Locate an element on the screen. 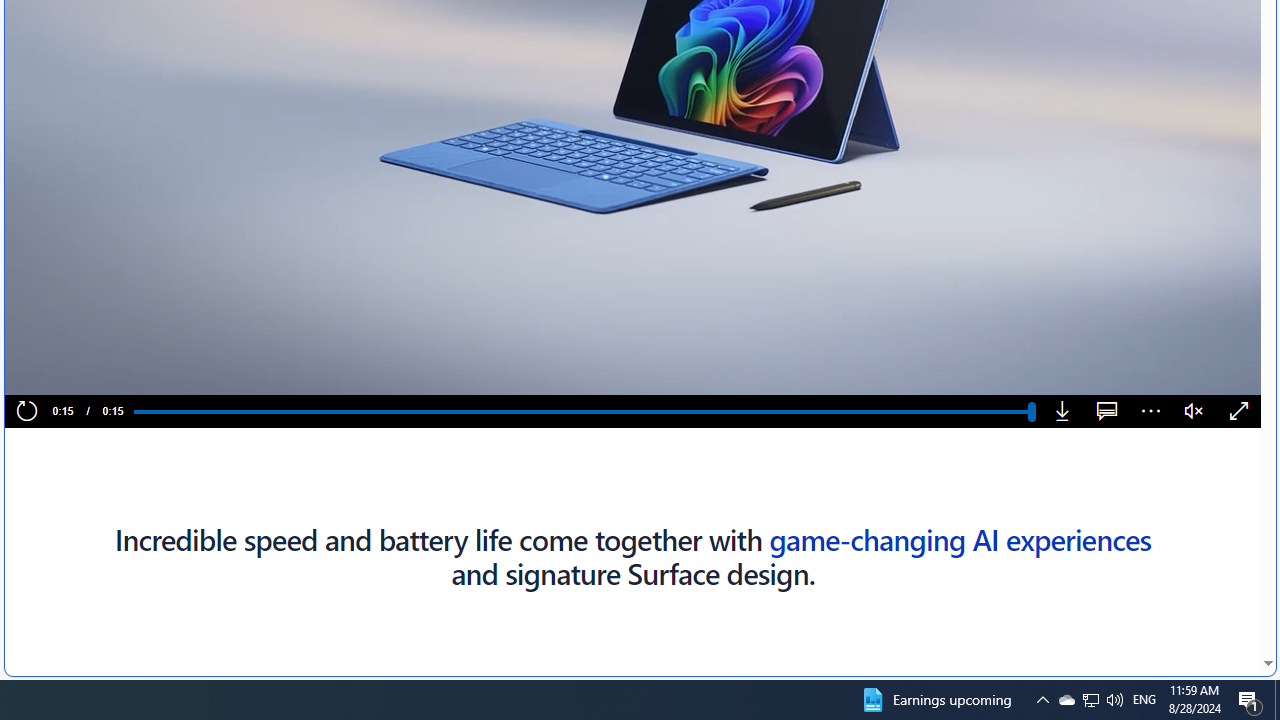  'Captions' is located at coordinates (1106, 411).